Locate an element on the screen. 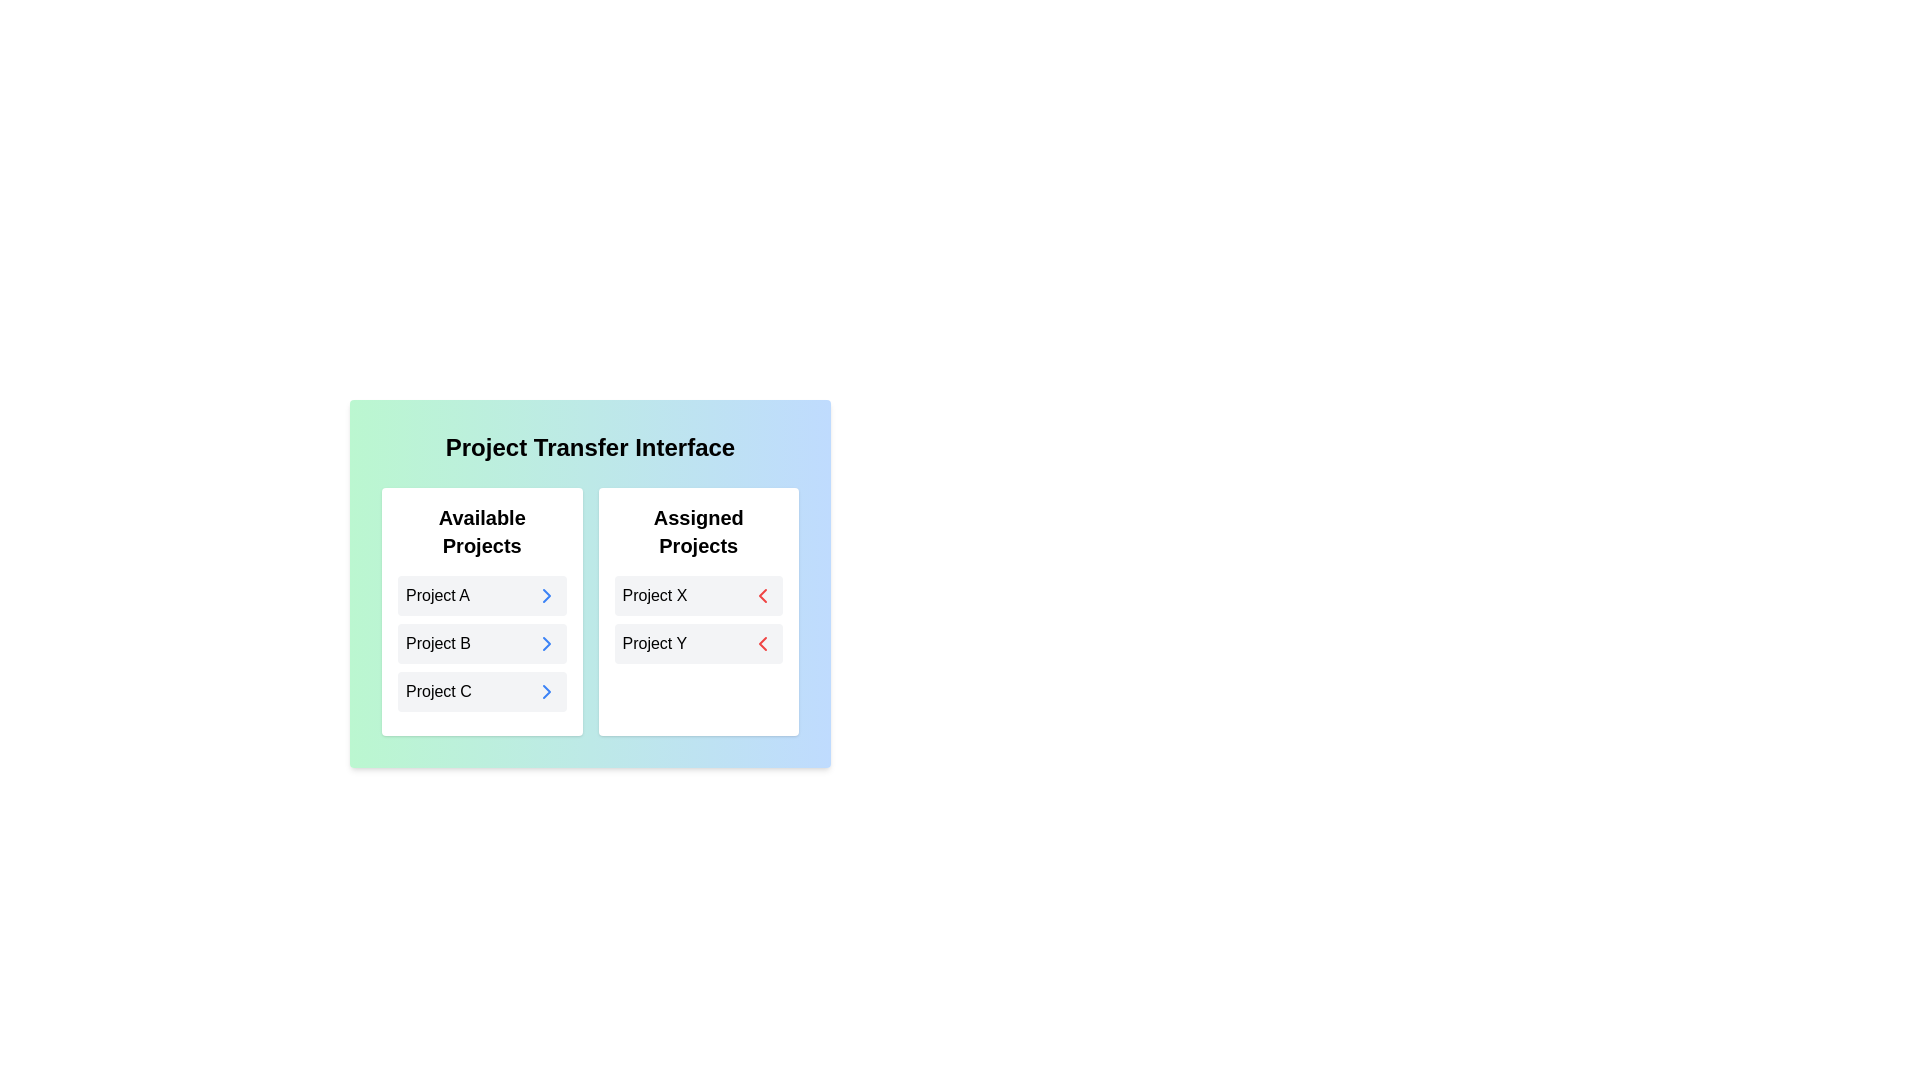 This screenshot has width=1920, height=1080. the first item in the 'Assigned Projects' section of the interface, which represents a project assignment for reassignment or removal is located at coordinates (698, 595).